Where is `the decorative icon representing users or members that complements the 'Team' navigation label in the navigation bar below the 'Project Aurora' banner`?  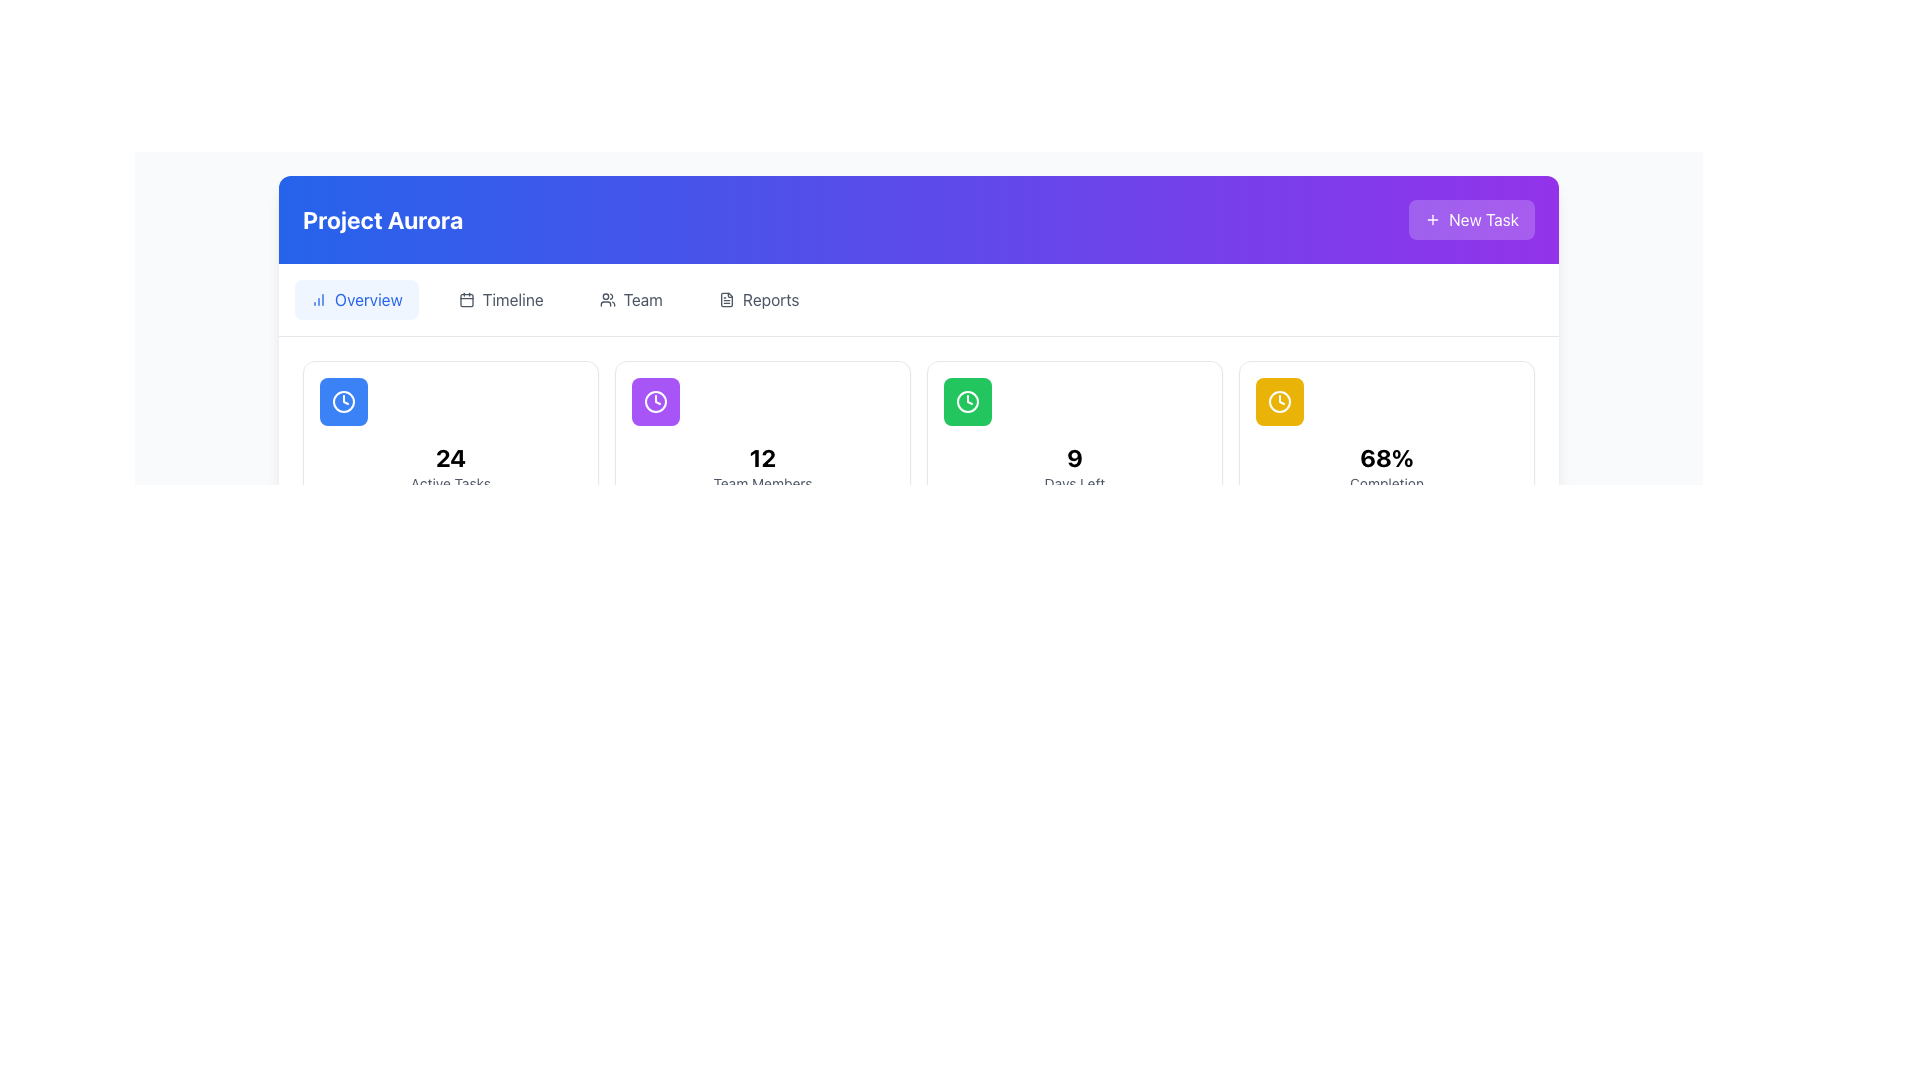
the decorative icon representing users or members that complements the 'Team' navigation label in the navigation bar below the 'Project Aurora' banner is located at coordinates (606, 300).